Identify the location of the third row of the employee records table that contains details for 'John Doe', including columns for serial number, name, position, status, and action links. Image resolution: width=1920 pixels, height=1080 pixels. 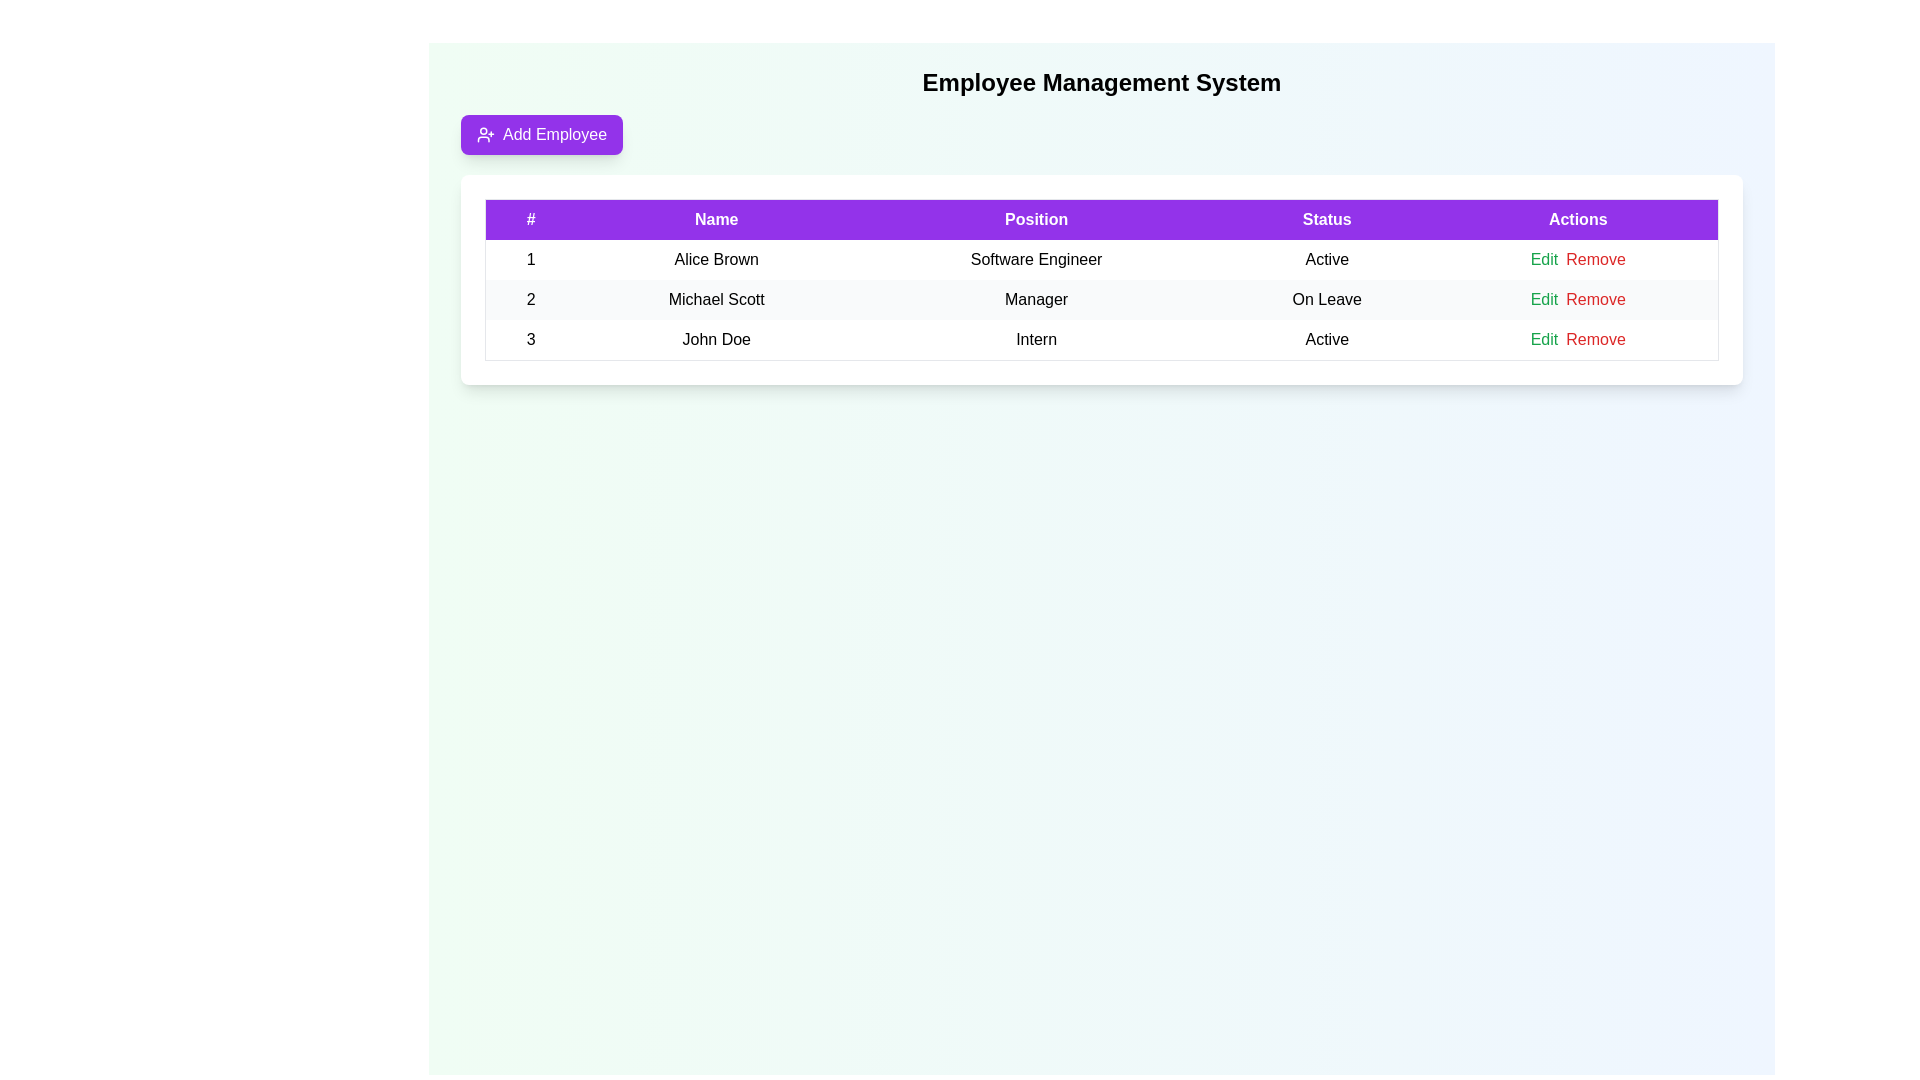
(1101, 338).